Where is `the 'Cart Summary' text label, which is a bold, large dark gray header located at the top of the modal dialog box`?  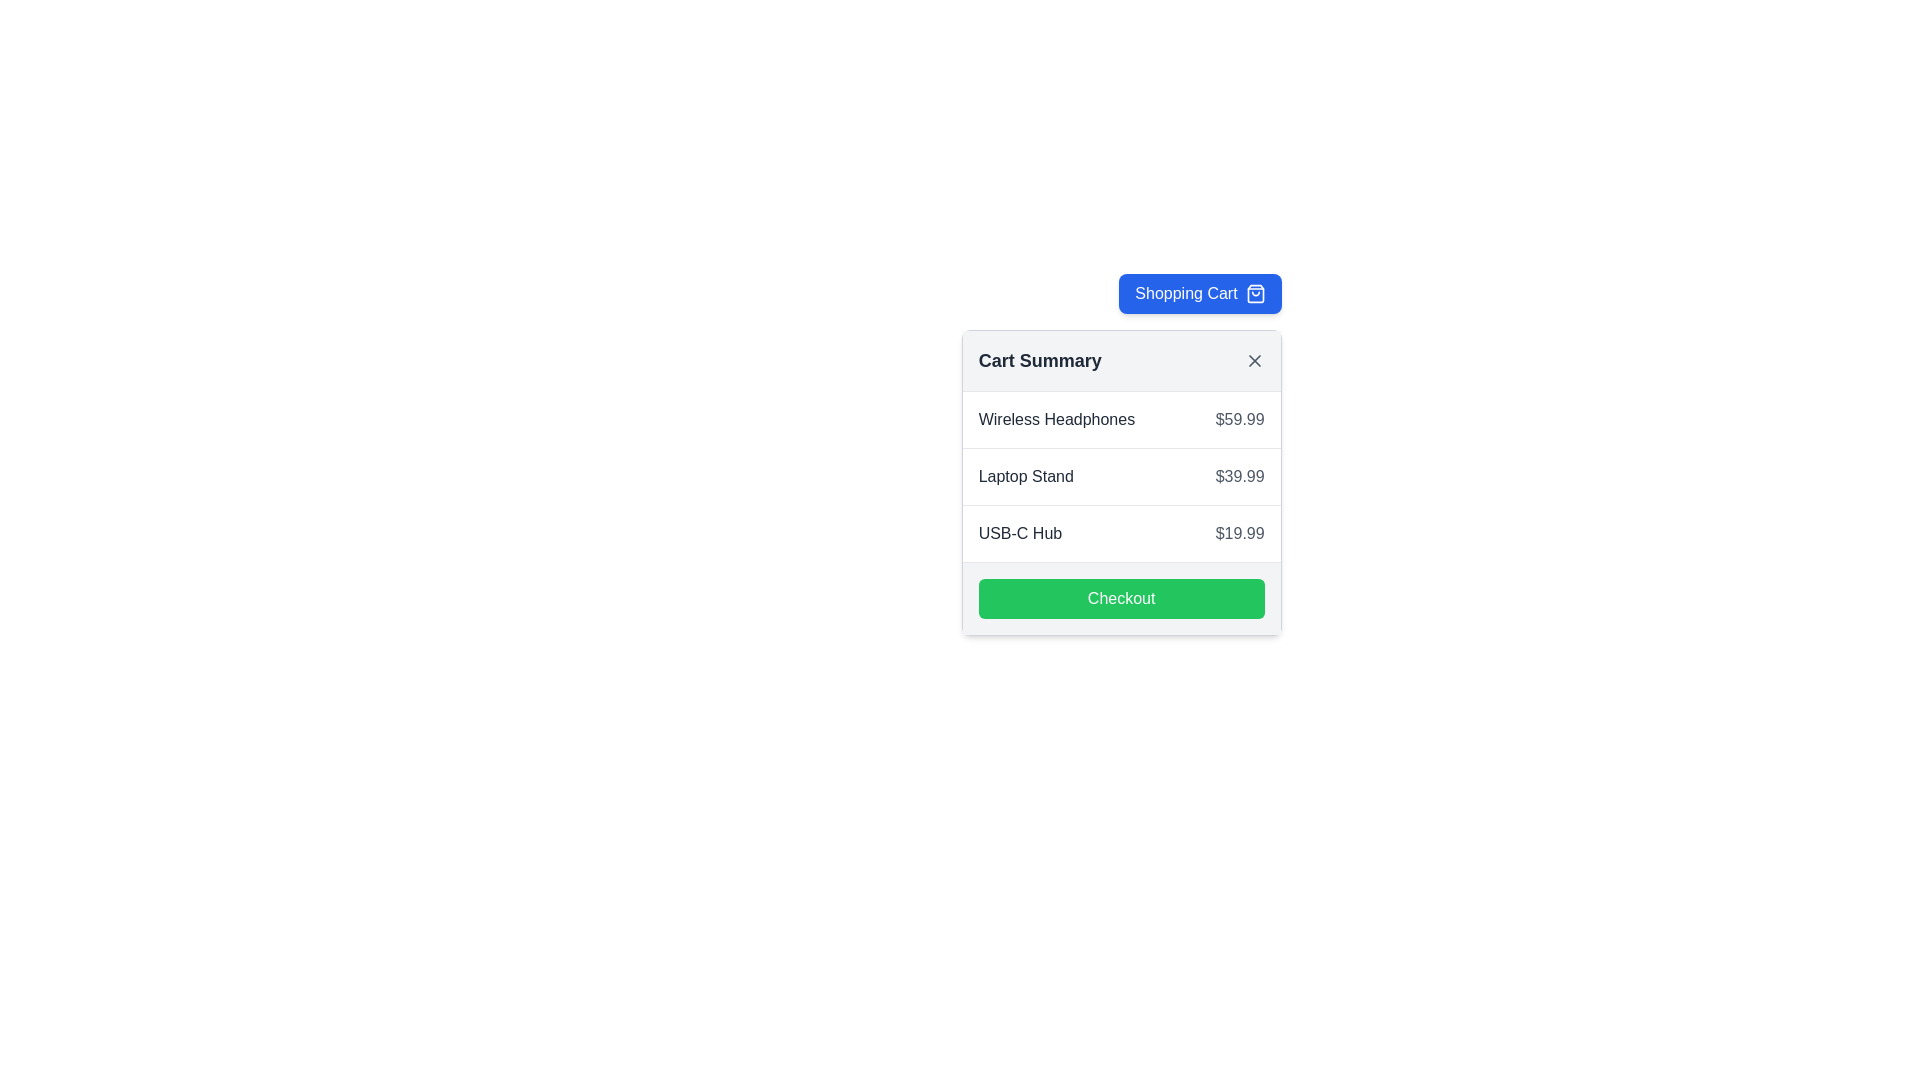 the 'Cart Summary' text label, which is a bold, large dark gray header located at the top of the modal dialog box is located at coordinates (1040, 361).